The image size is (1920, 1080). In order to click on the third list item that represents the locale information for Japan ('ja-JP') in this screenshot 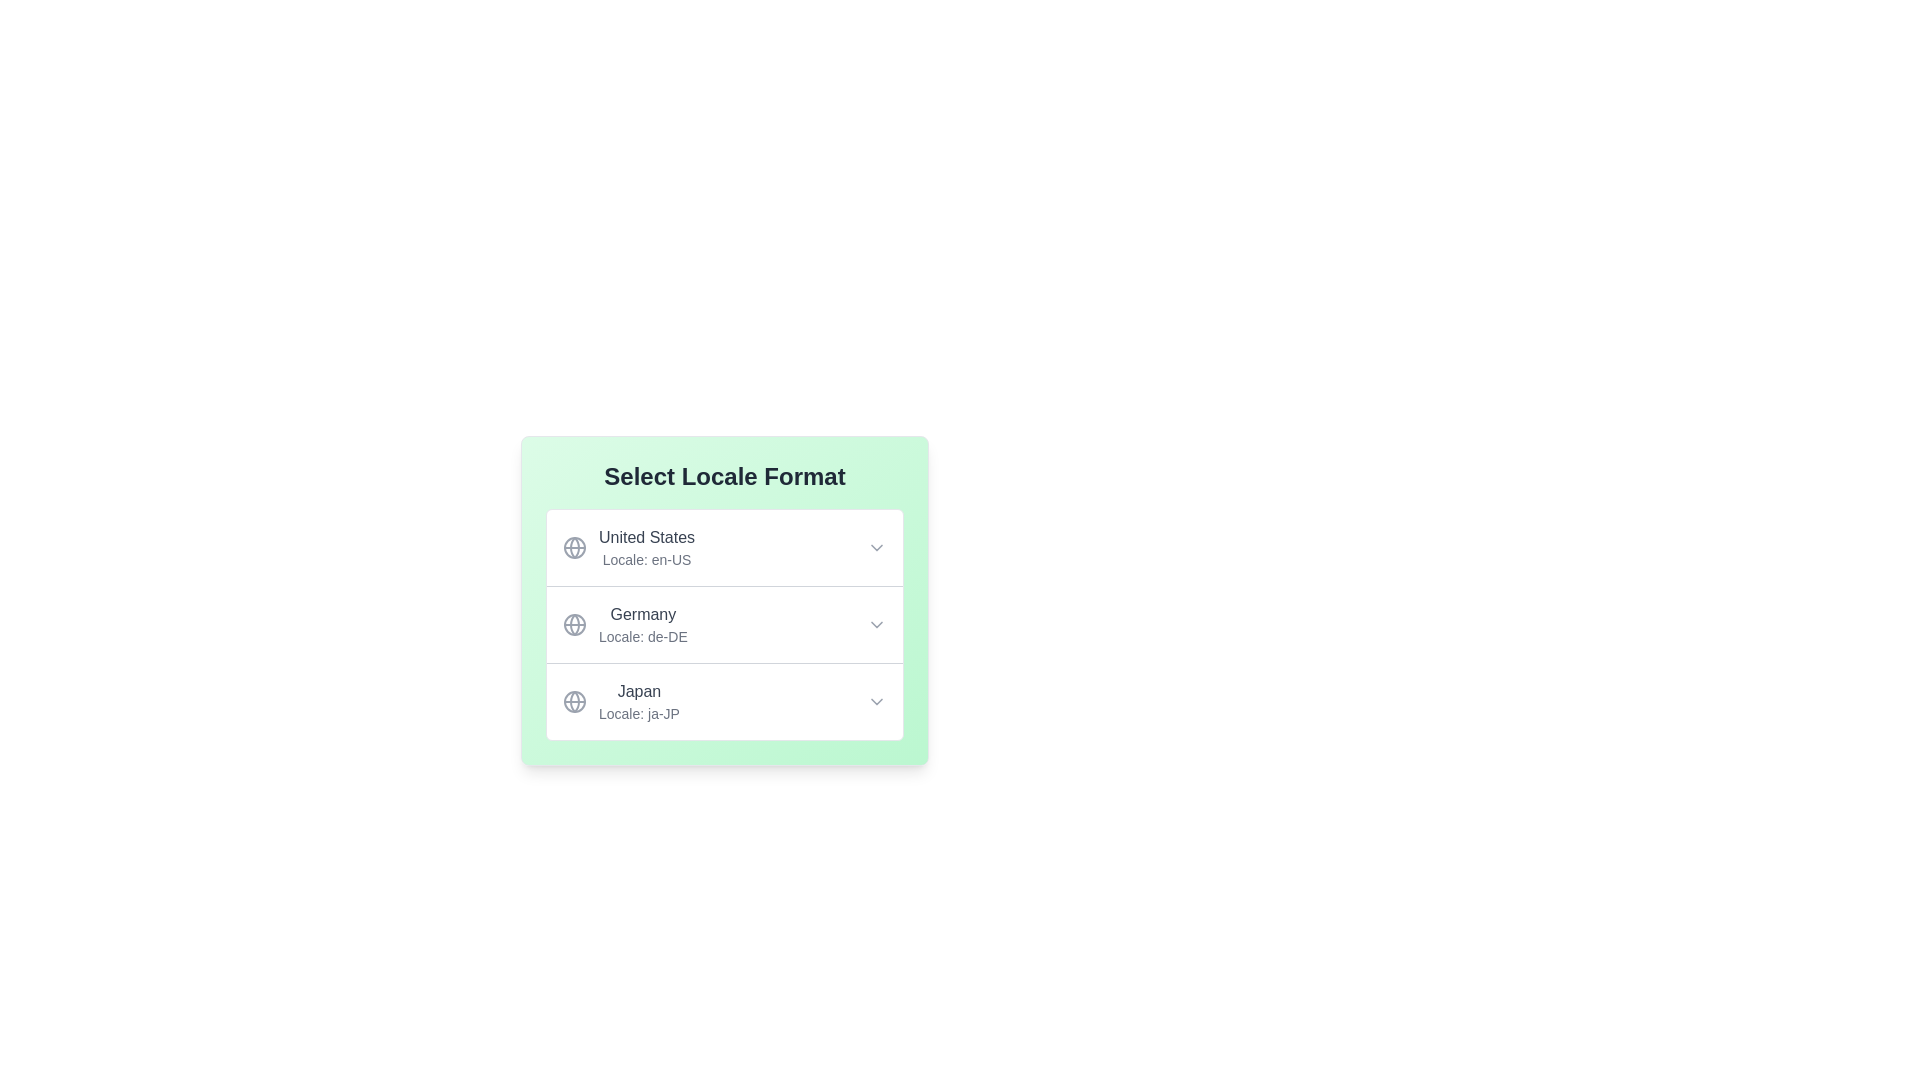, I will do `click(723, 700)`.